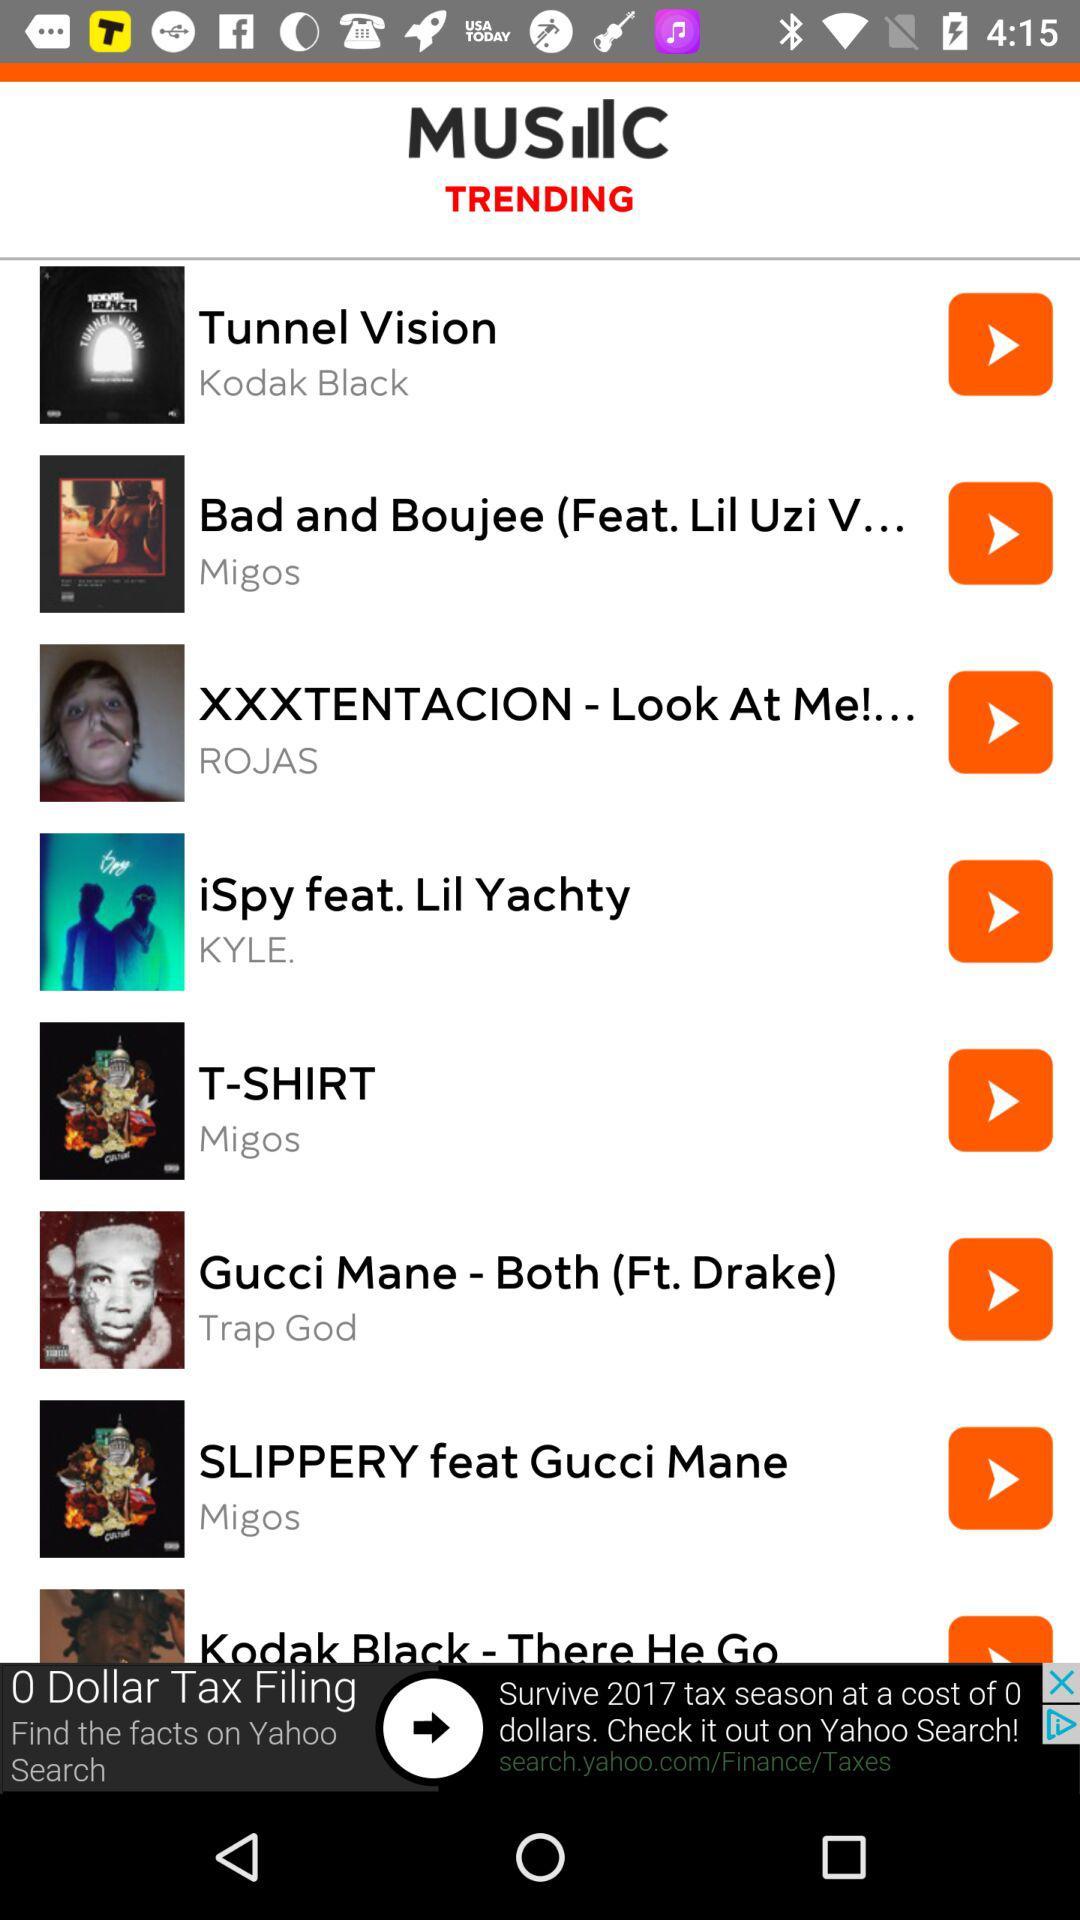  I want to click on advertisement at bottom, so click(540, 1727).